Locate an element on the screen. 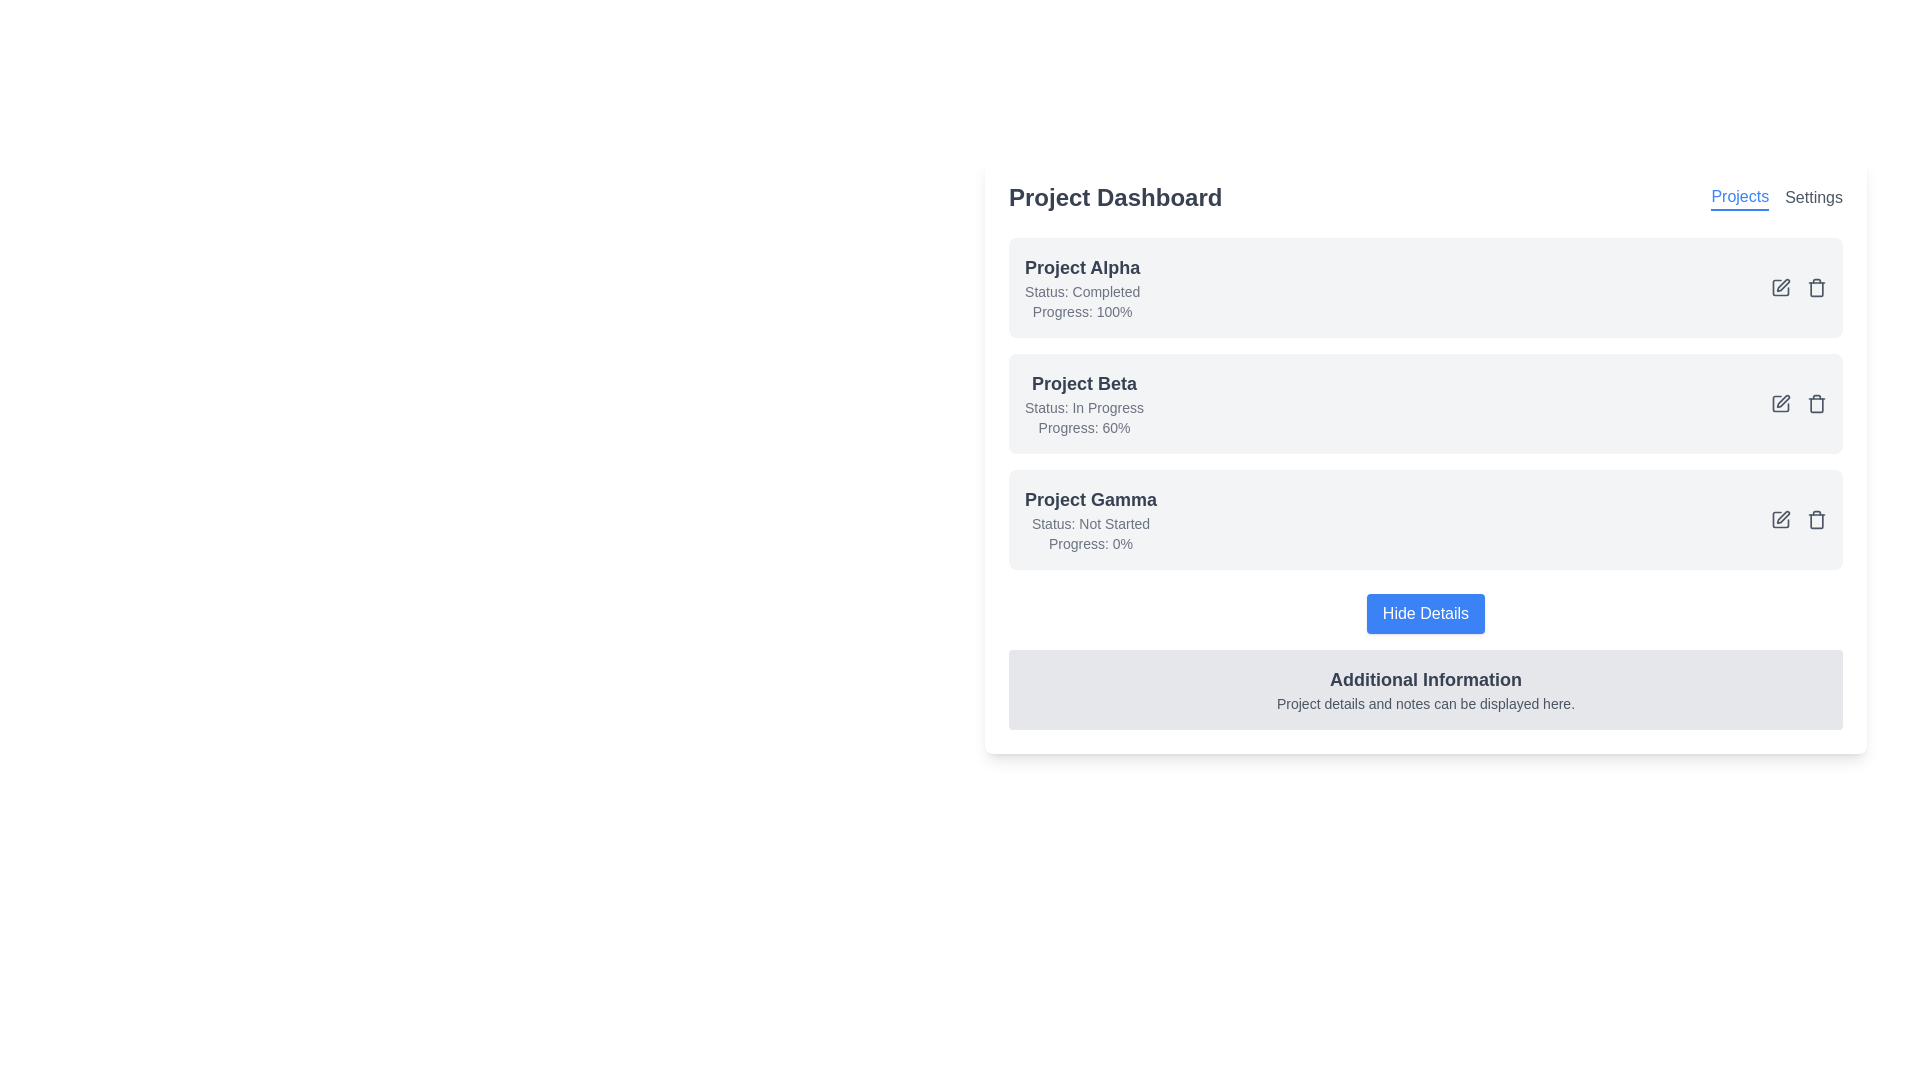 The height and width of the screenshot is (1080, 1920). the editing action icon, which resembles a pen or pencil, located at the rightmost part of the 'Project Gamma' entry in the project list is located at coordinates (1783, 516).